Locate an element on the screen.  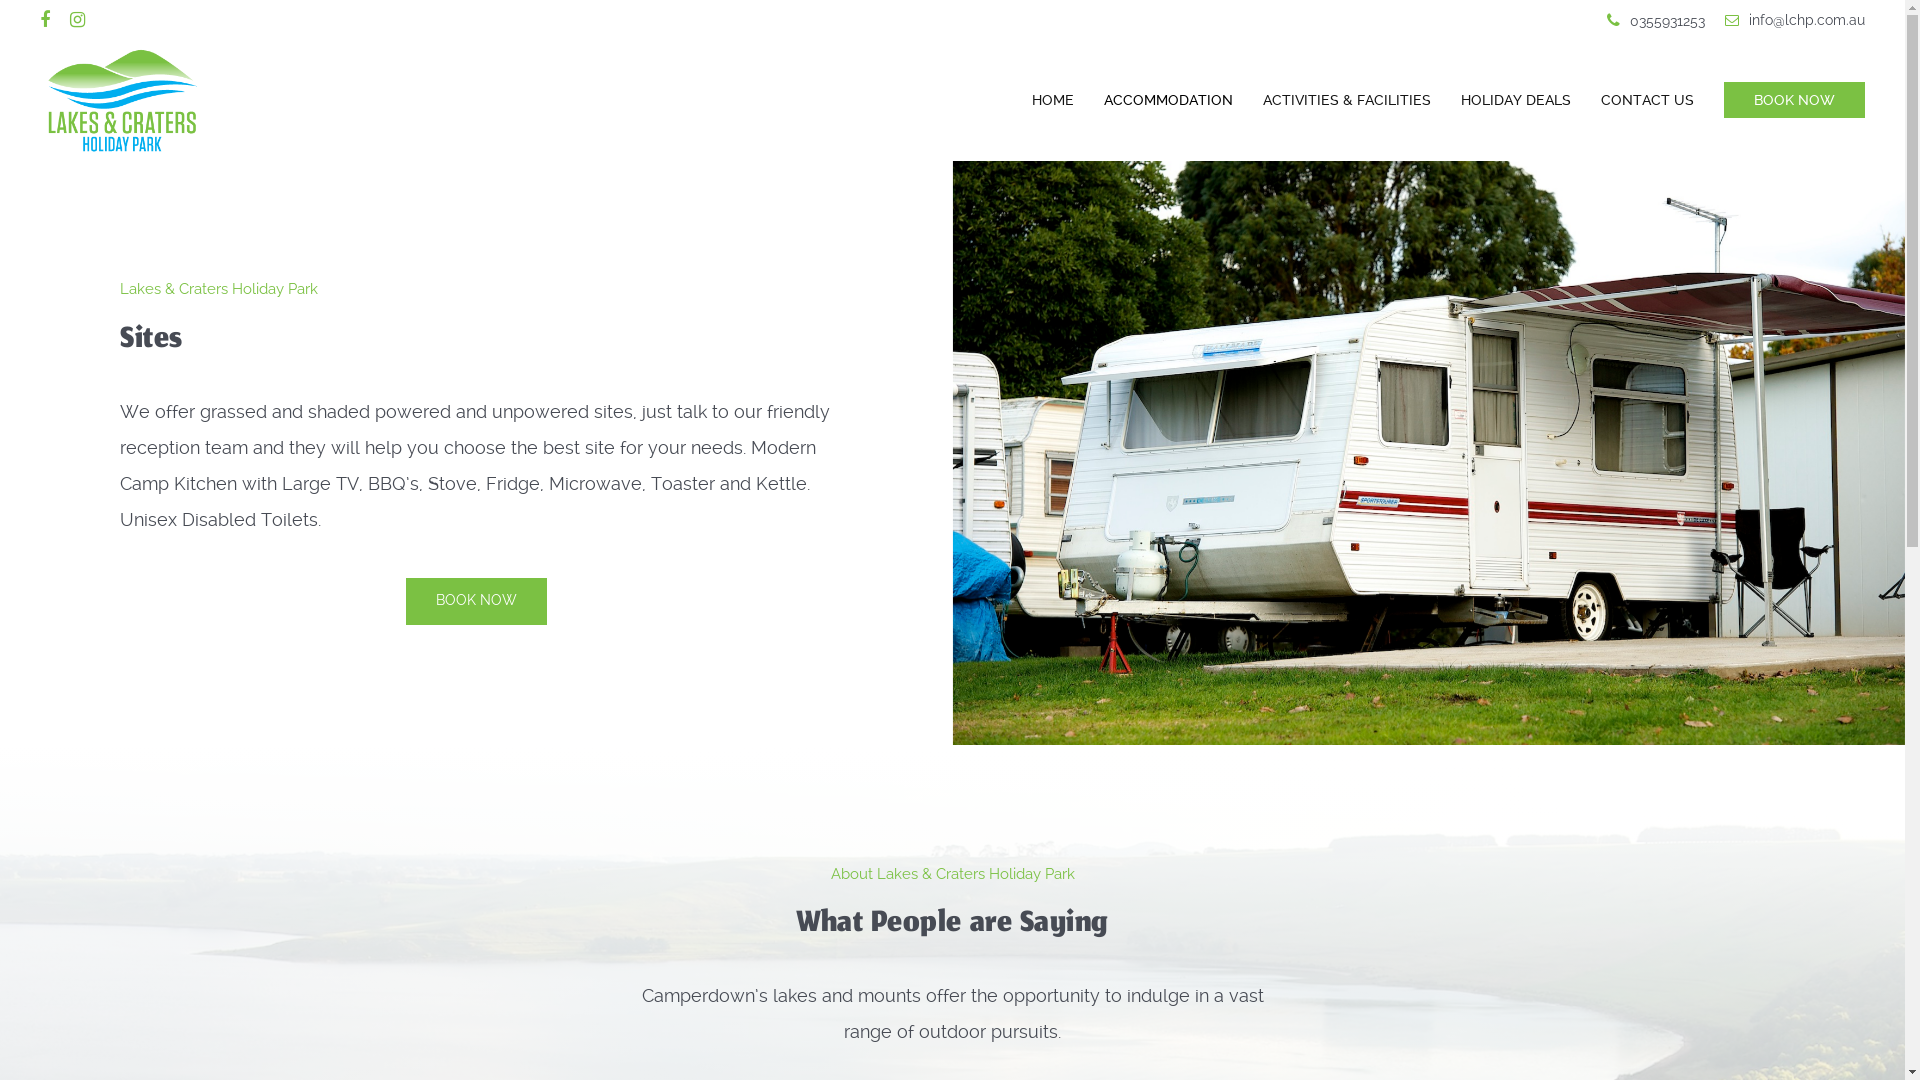
'CONTACT US' is located at coordinates (1647, 100).